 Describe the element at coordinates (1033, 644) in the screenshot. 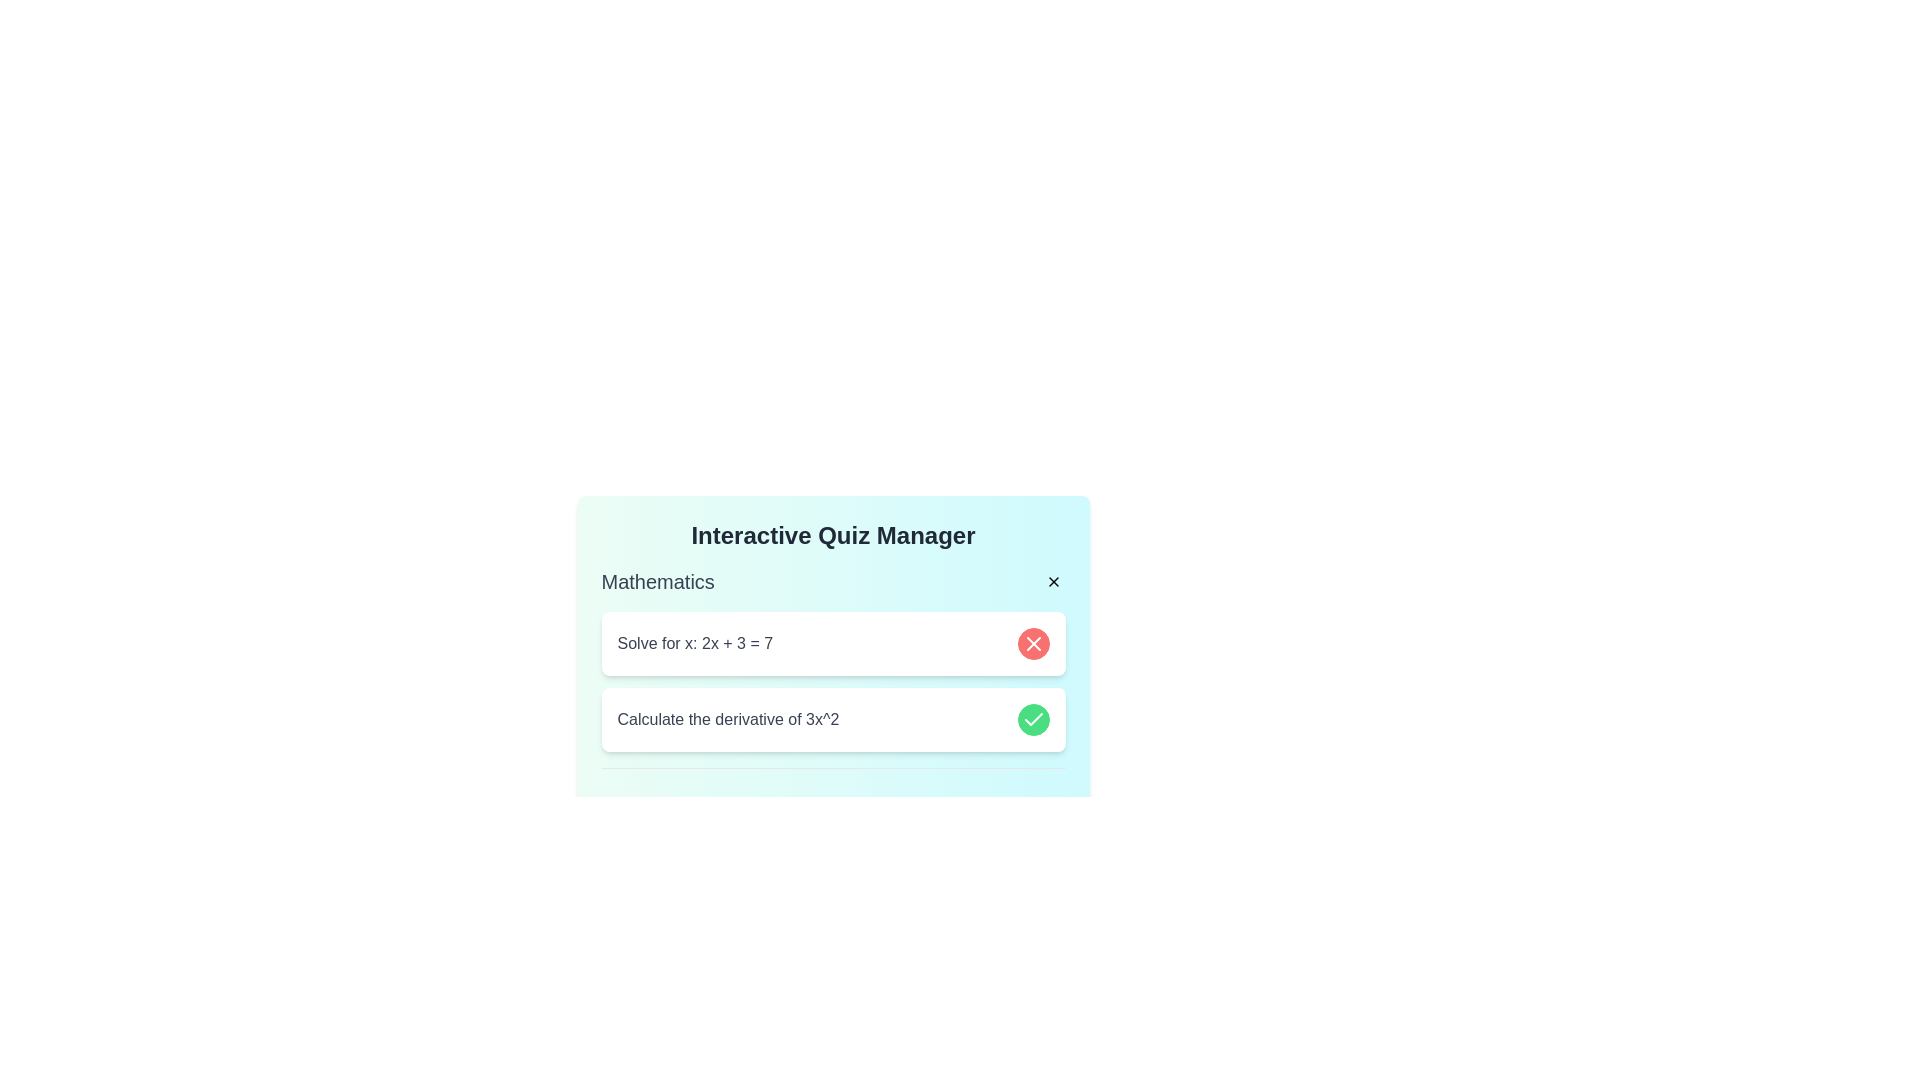

I see `the small cross-shaped icon located in the top-right corner of the 'Interactive Quiz Manager'` at that location.